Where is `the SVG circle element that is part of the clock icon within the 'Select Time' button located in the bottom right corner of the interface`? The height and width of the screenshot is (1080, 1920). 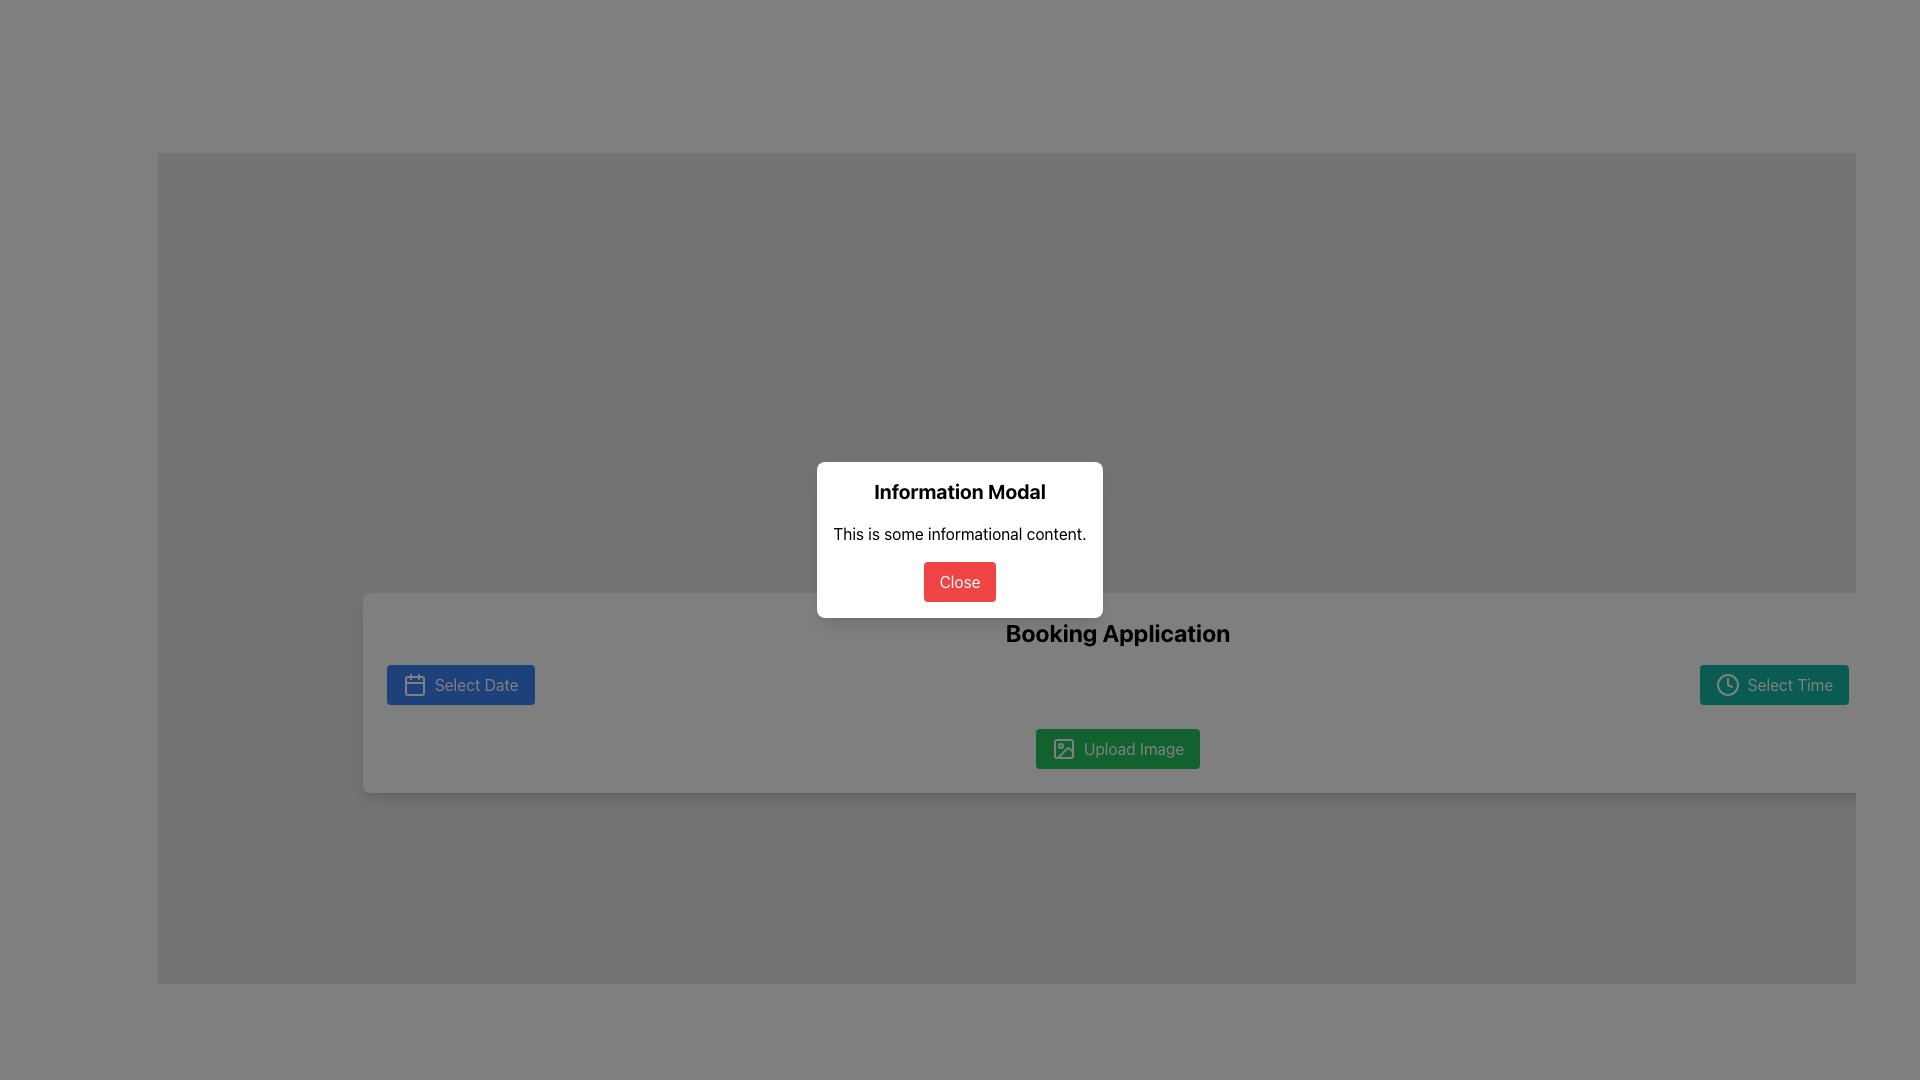
the SVG circle element that is part of the clock icon within the 'Select Time' button located in the bottom right corner of the interface is located at coordinates (1726, 684).